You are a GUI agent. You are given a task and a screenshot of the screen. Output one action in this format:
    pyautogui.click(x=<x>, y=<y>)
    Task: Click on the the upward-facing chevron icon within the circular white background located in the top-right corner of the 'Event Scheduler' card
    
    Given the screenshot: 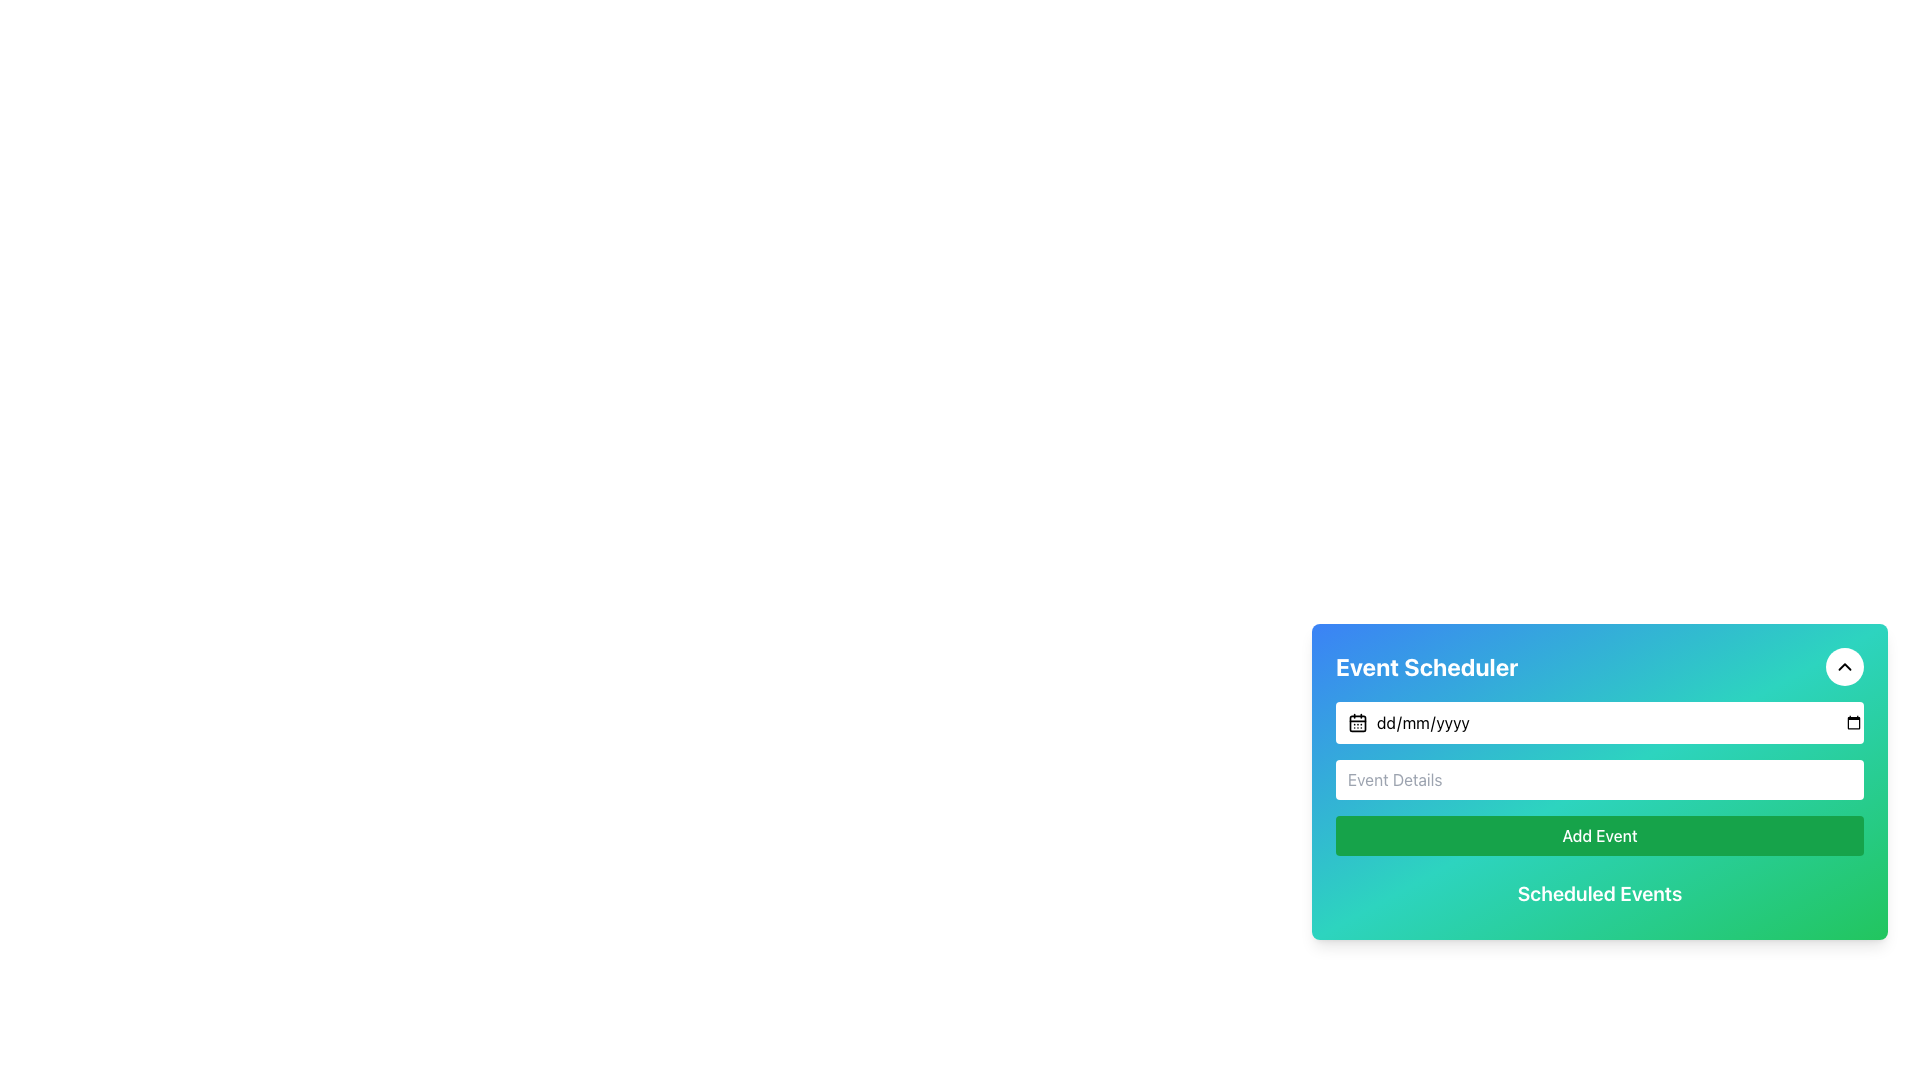 What is the action you would take?
    pyautogui.click(x=1843, y=667)
    